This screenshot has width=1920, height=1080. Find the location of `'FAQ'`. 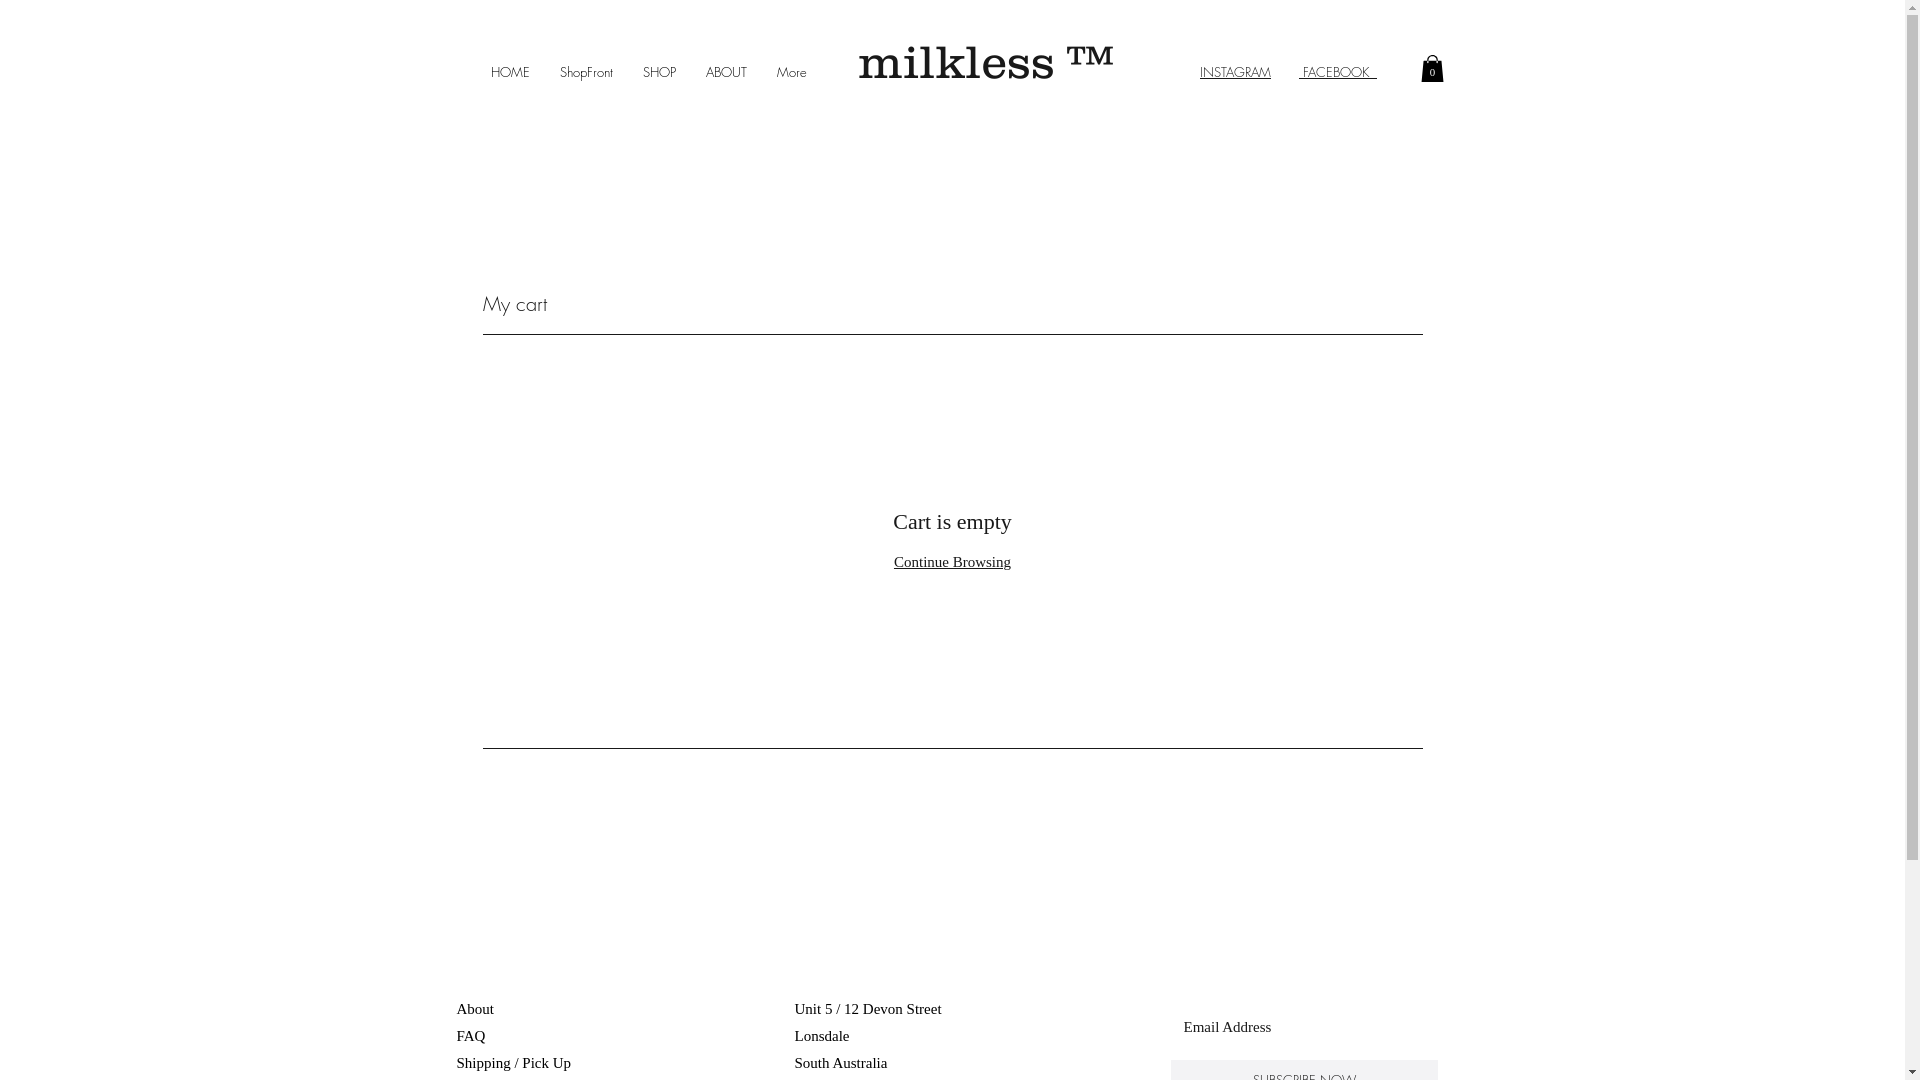

'FAQ' is located at coordinates (469, 1035).